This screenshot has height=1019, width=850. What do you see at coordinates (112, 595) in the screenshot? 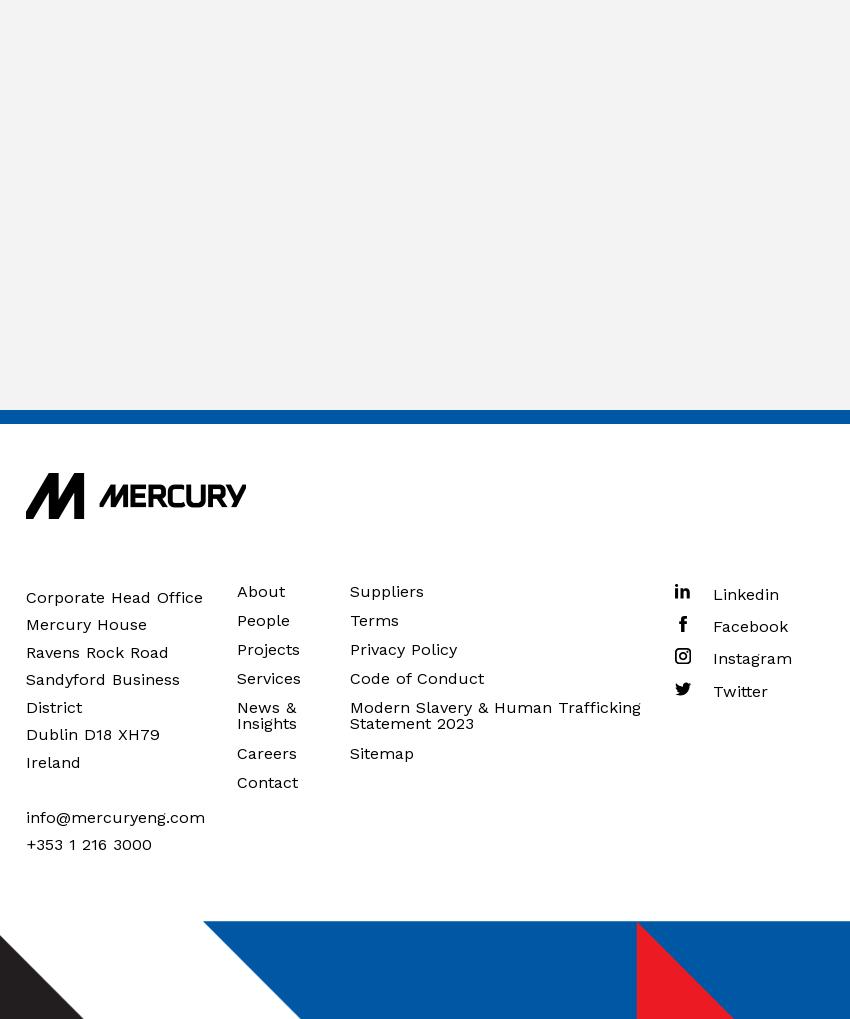
I see `'Corporate Head Office'` at bounding box center [112, 595].